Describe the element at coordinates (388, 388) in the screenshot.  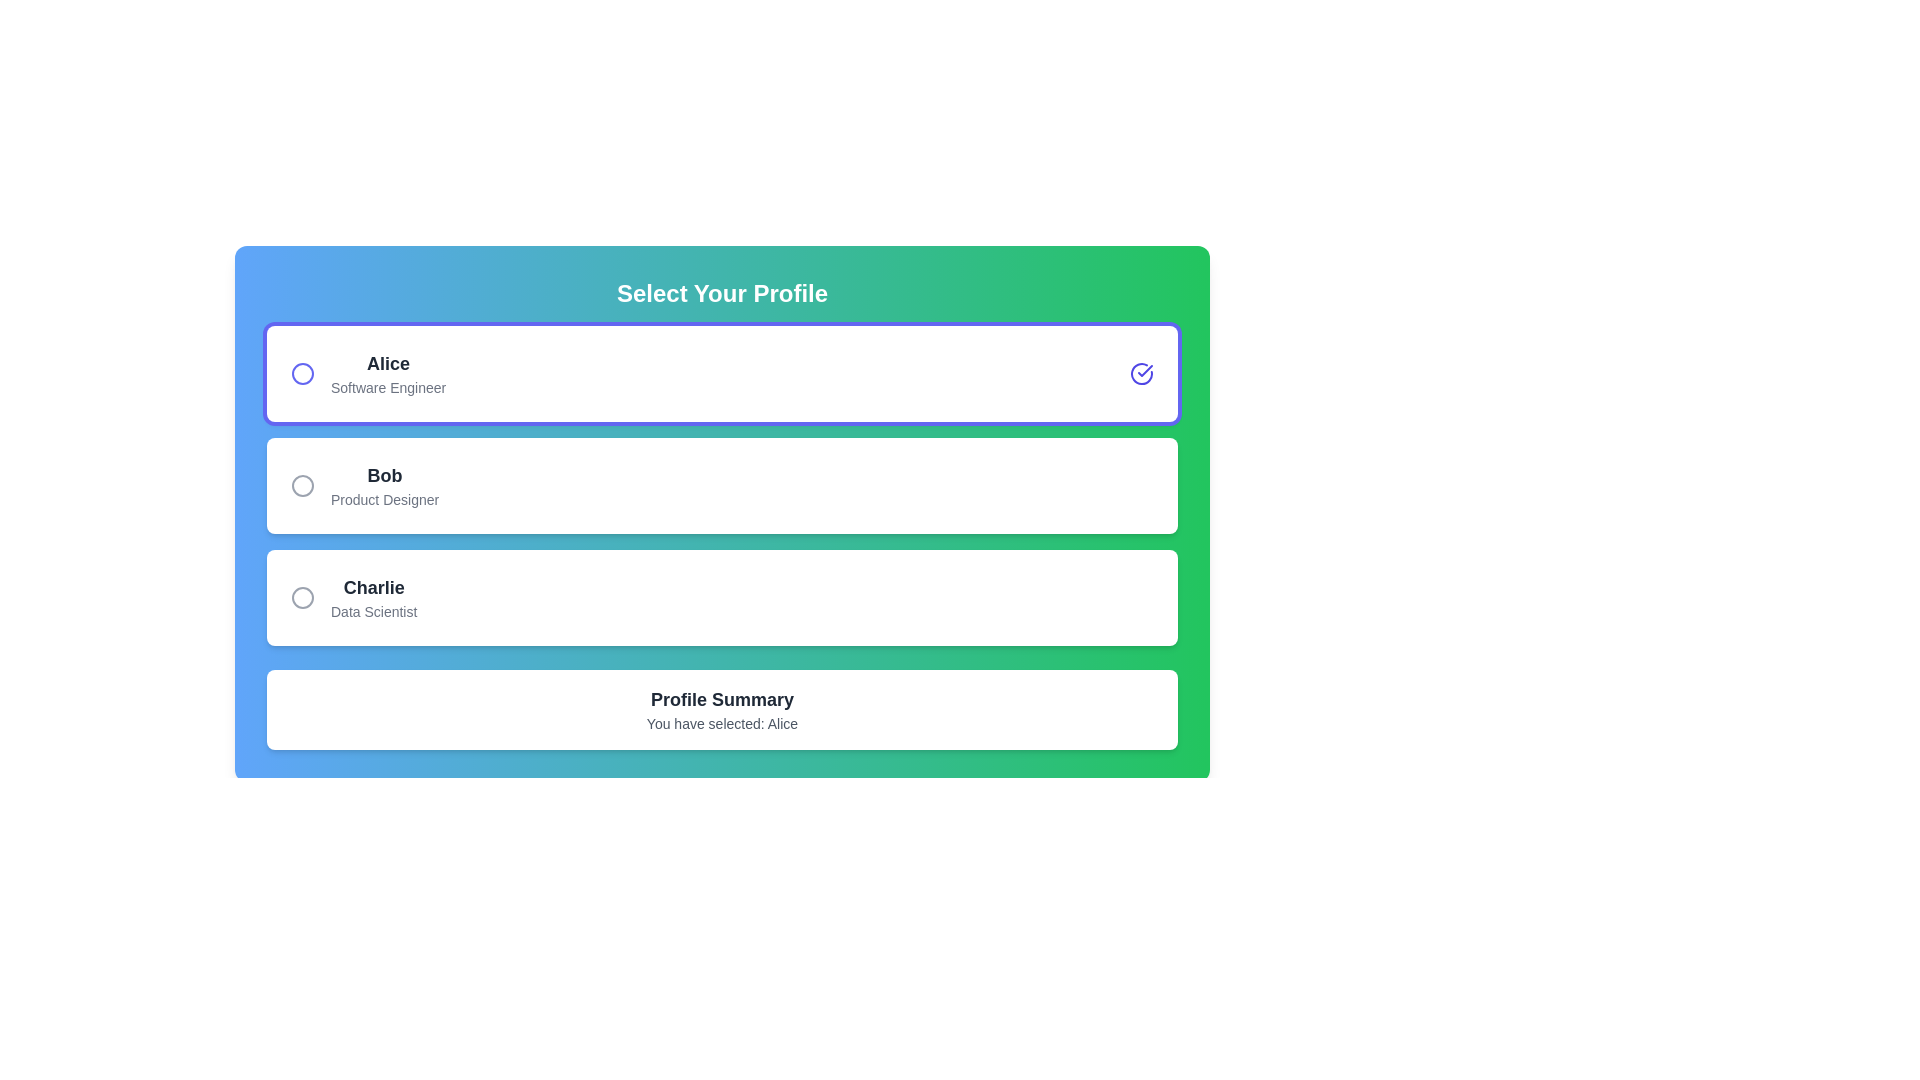
I see `the text label displaying 'Software Engineer', which is located below the larger label 'Alice' in the first profile selection card` at that location.